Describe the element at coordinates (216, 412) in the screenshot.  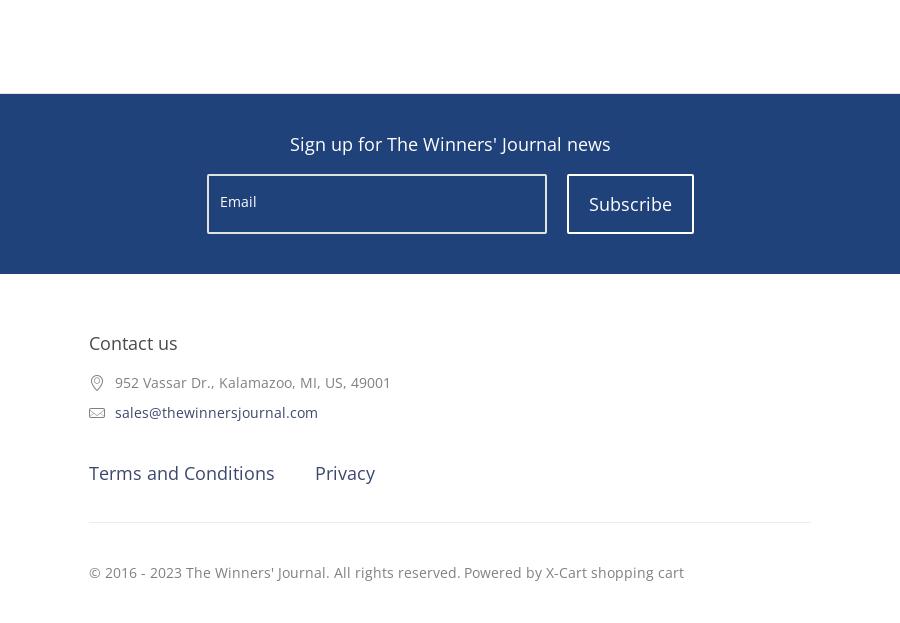
I see `'sales@thewinnersjournal.com'` at that location.